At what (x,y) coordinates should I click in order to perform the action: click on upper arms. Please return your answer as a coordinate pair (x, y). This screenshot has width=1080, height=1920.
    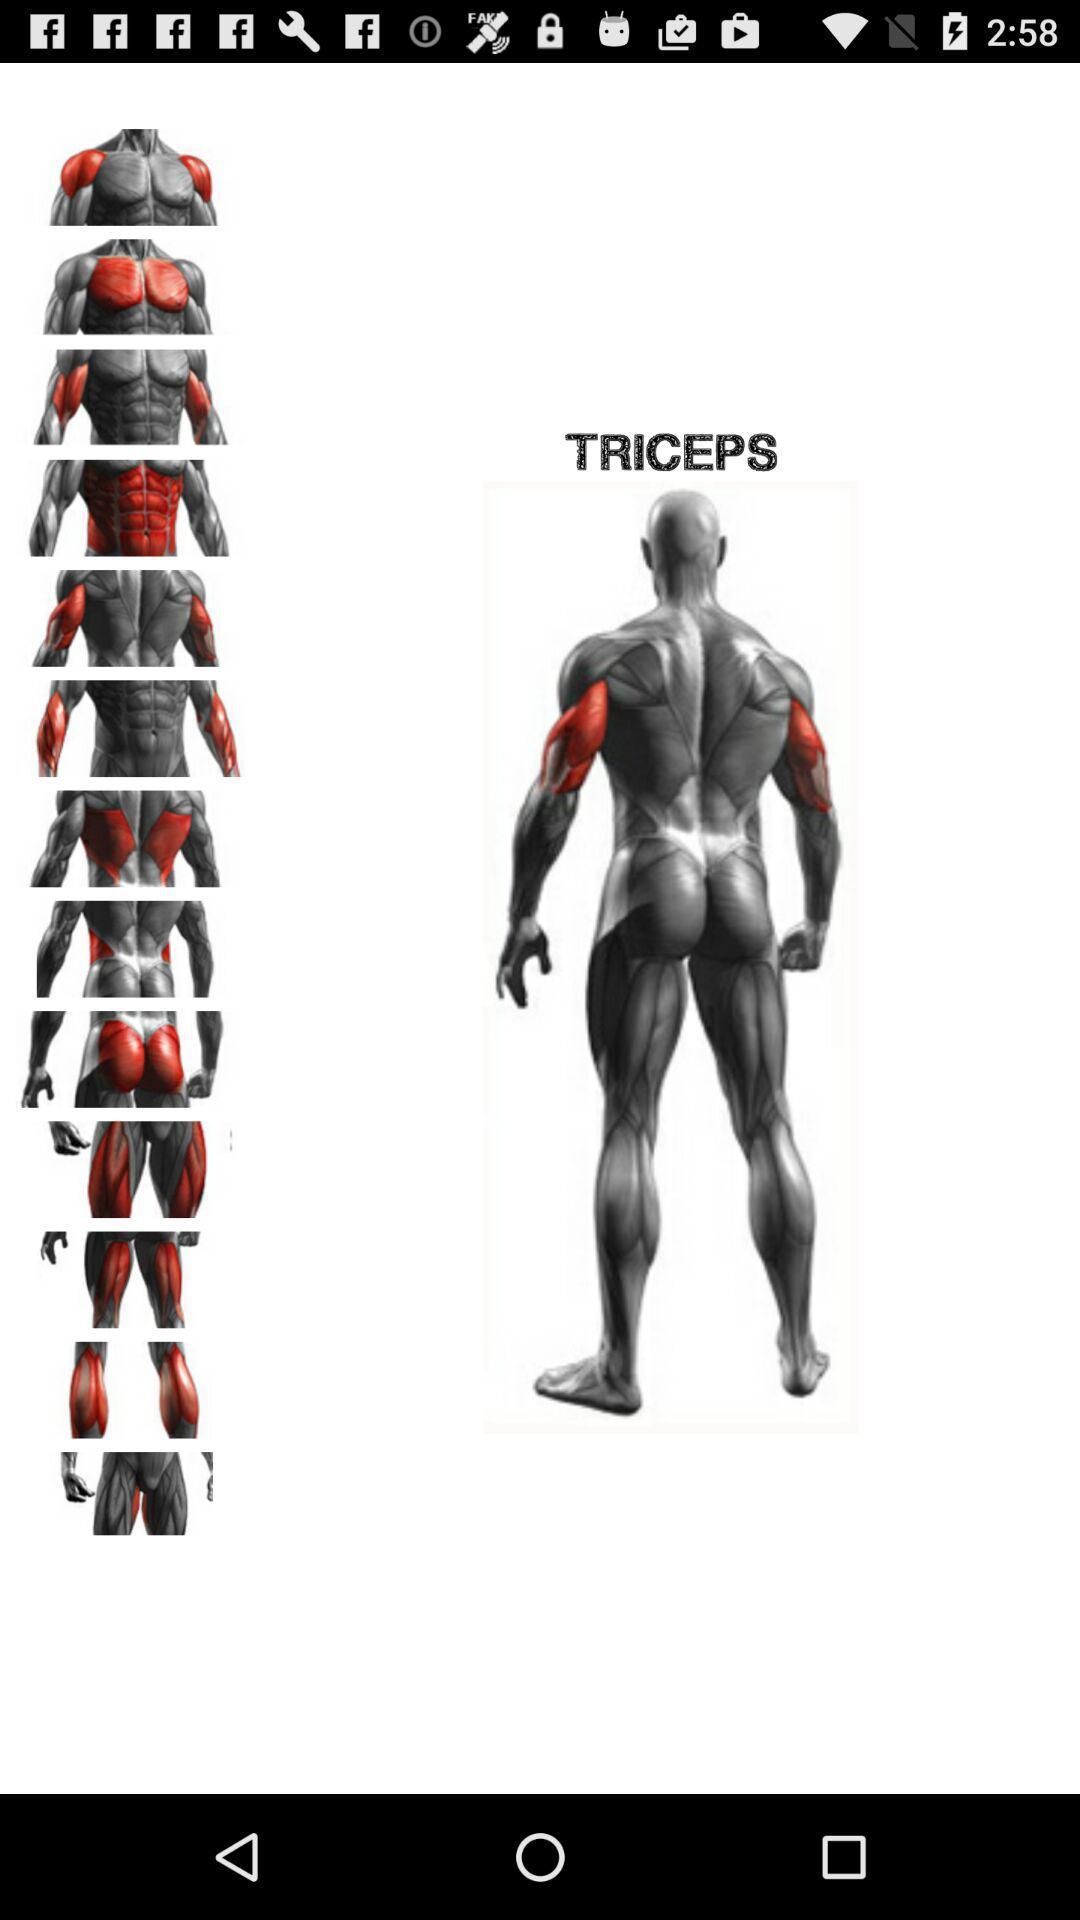
    Looking at the image, I should click on (131, 610).